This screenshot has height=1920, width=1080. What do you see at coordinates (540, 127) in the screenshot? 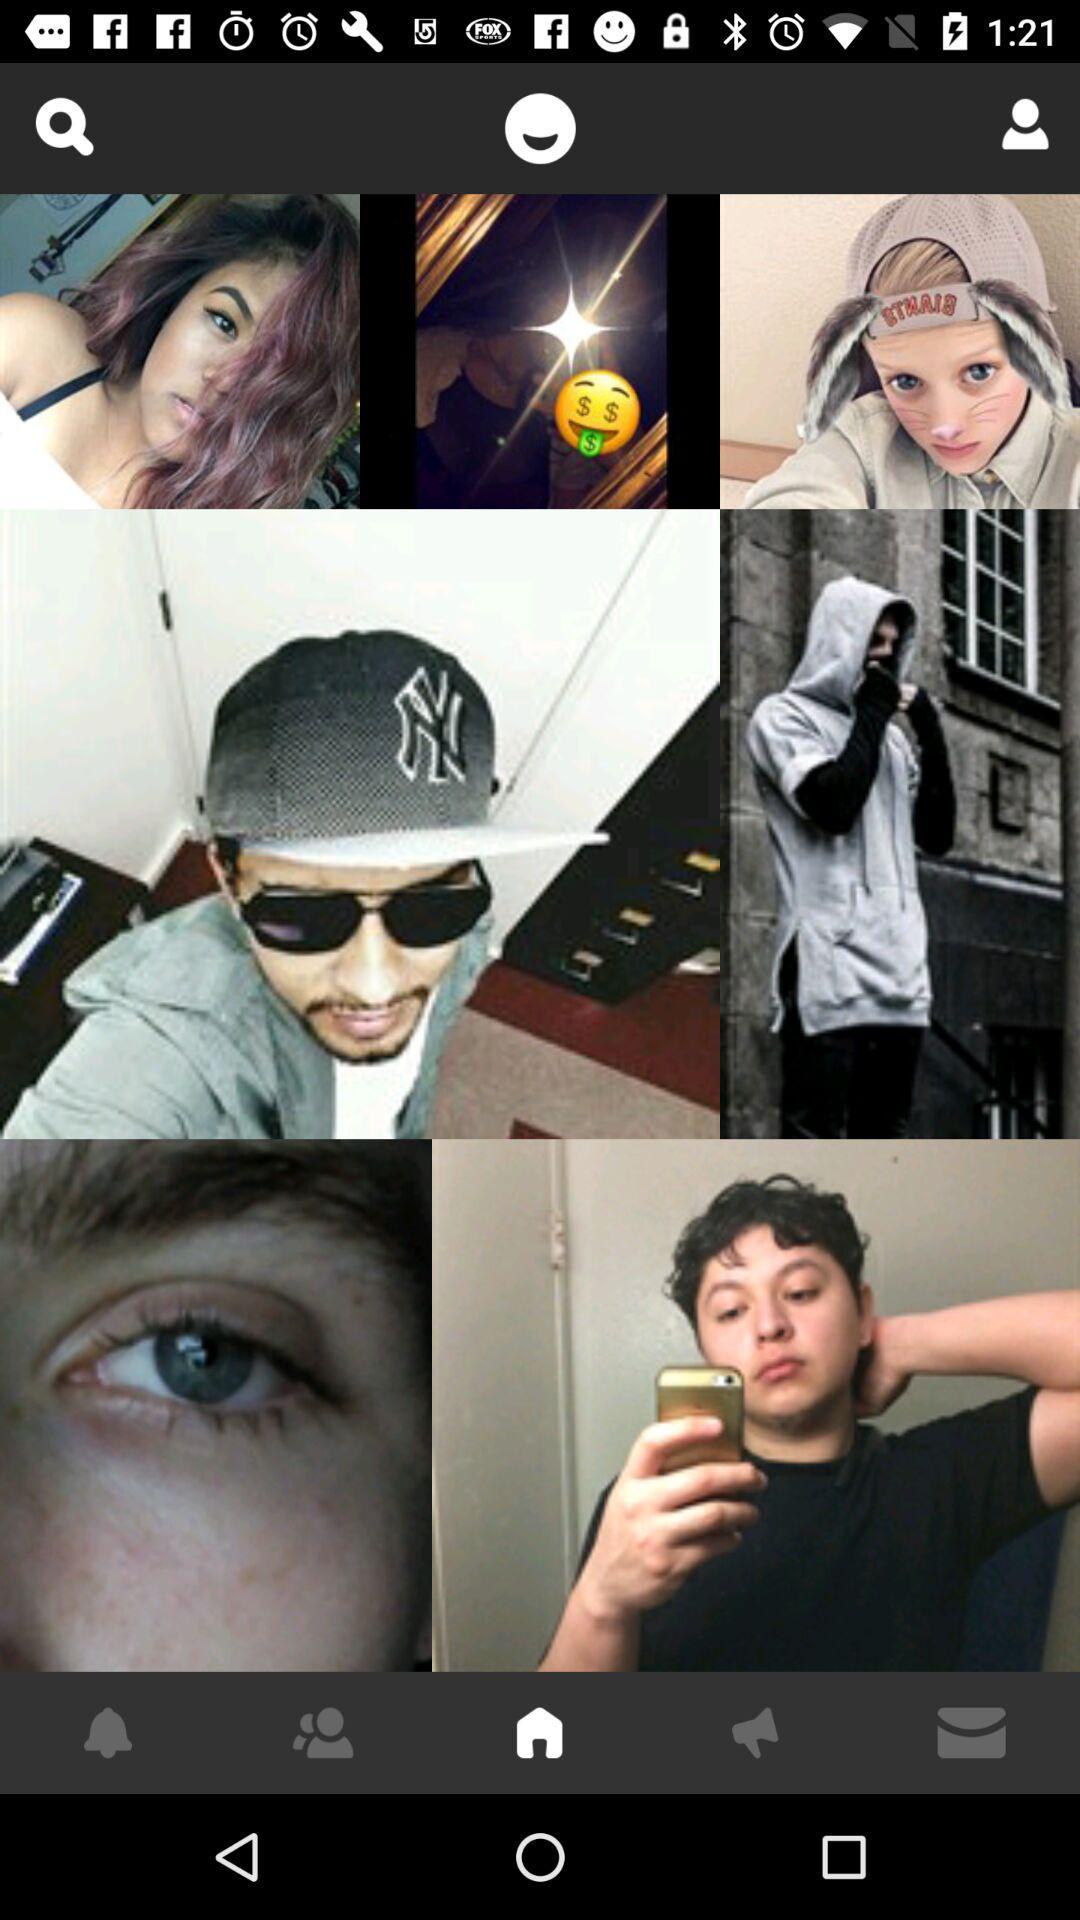
I see `the emoji icon` at bounding box center [540, 127].